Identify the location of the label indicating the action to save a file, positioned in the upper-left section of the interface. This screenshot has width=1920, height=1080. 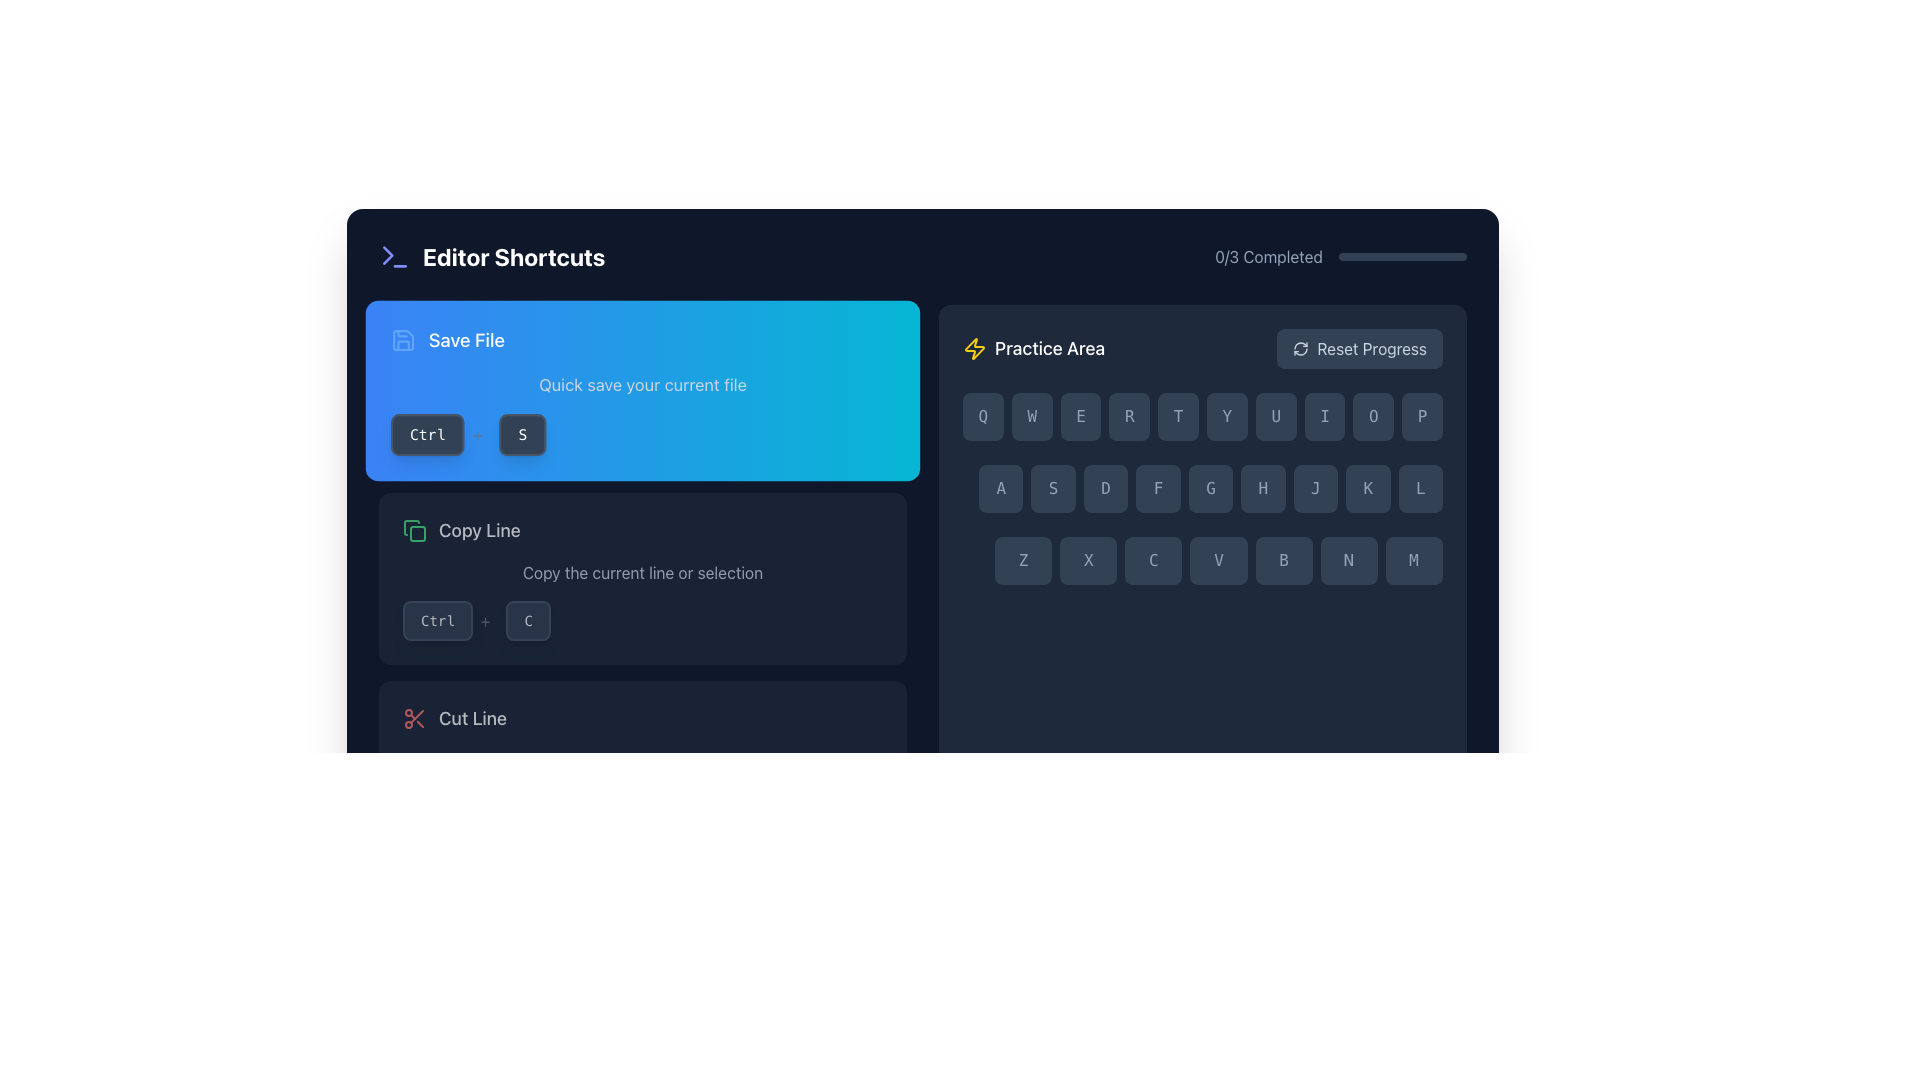
(446, 339).